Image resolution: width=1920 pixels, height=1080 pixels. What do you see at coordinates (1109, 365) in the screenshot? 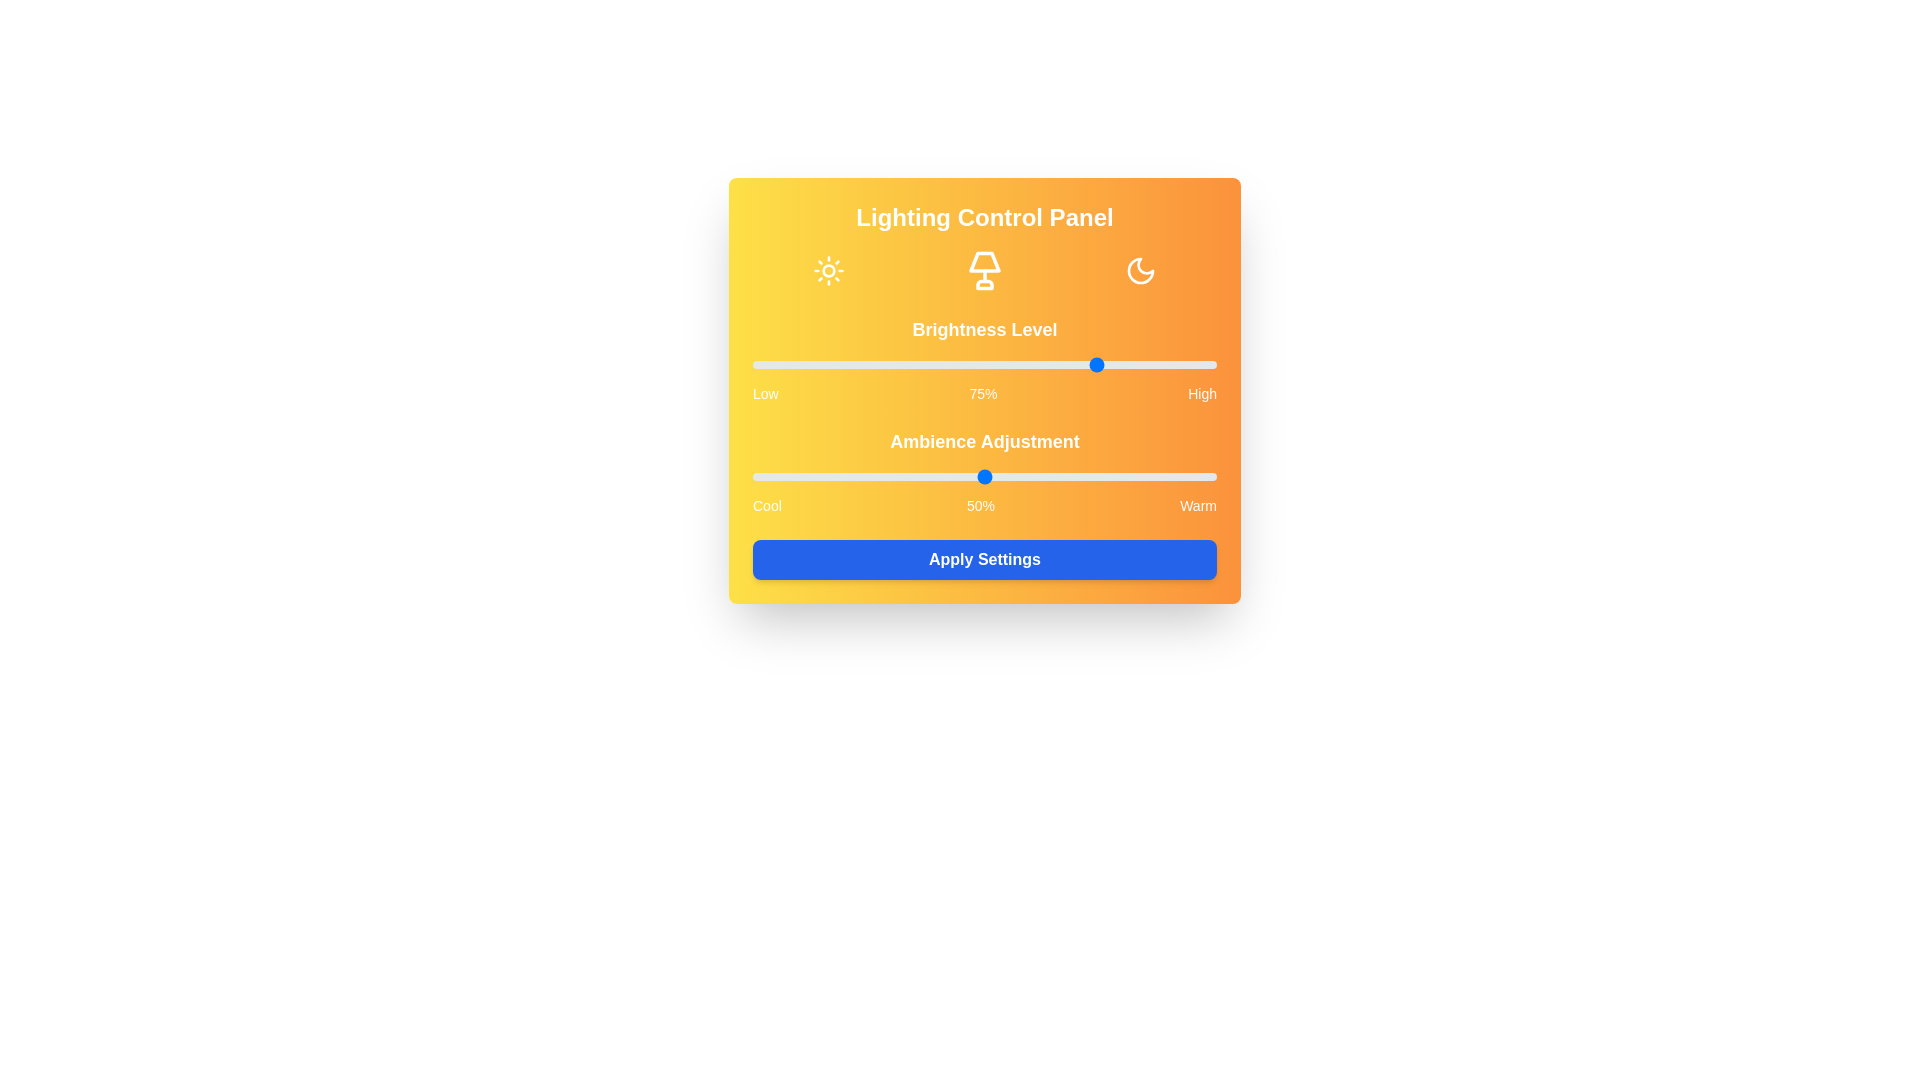
I see `the brightness slider to set the brightness level to 77%` at bounding box center [1109, 365].